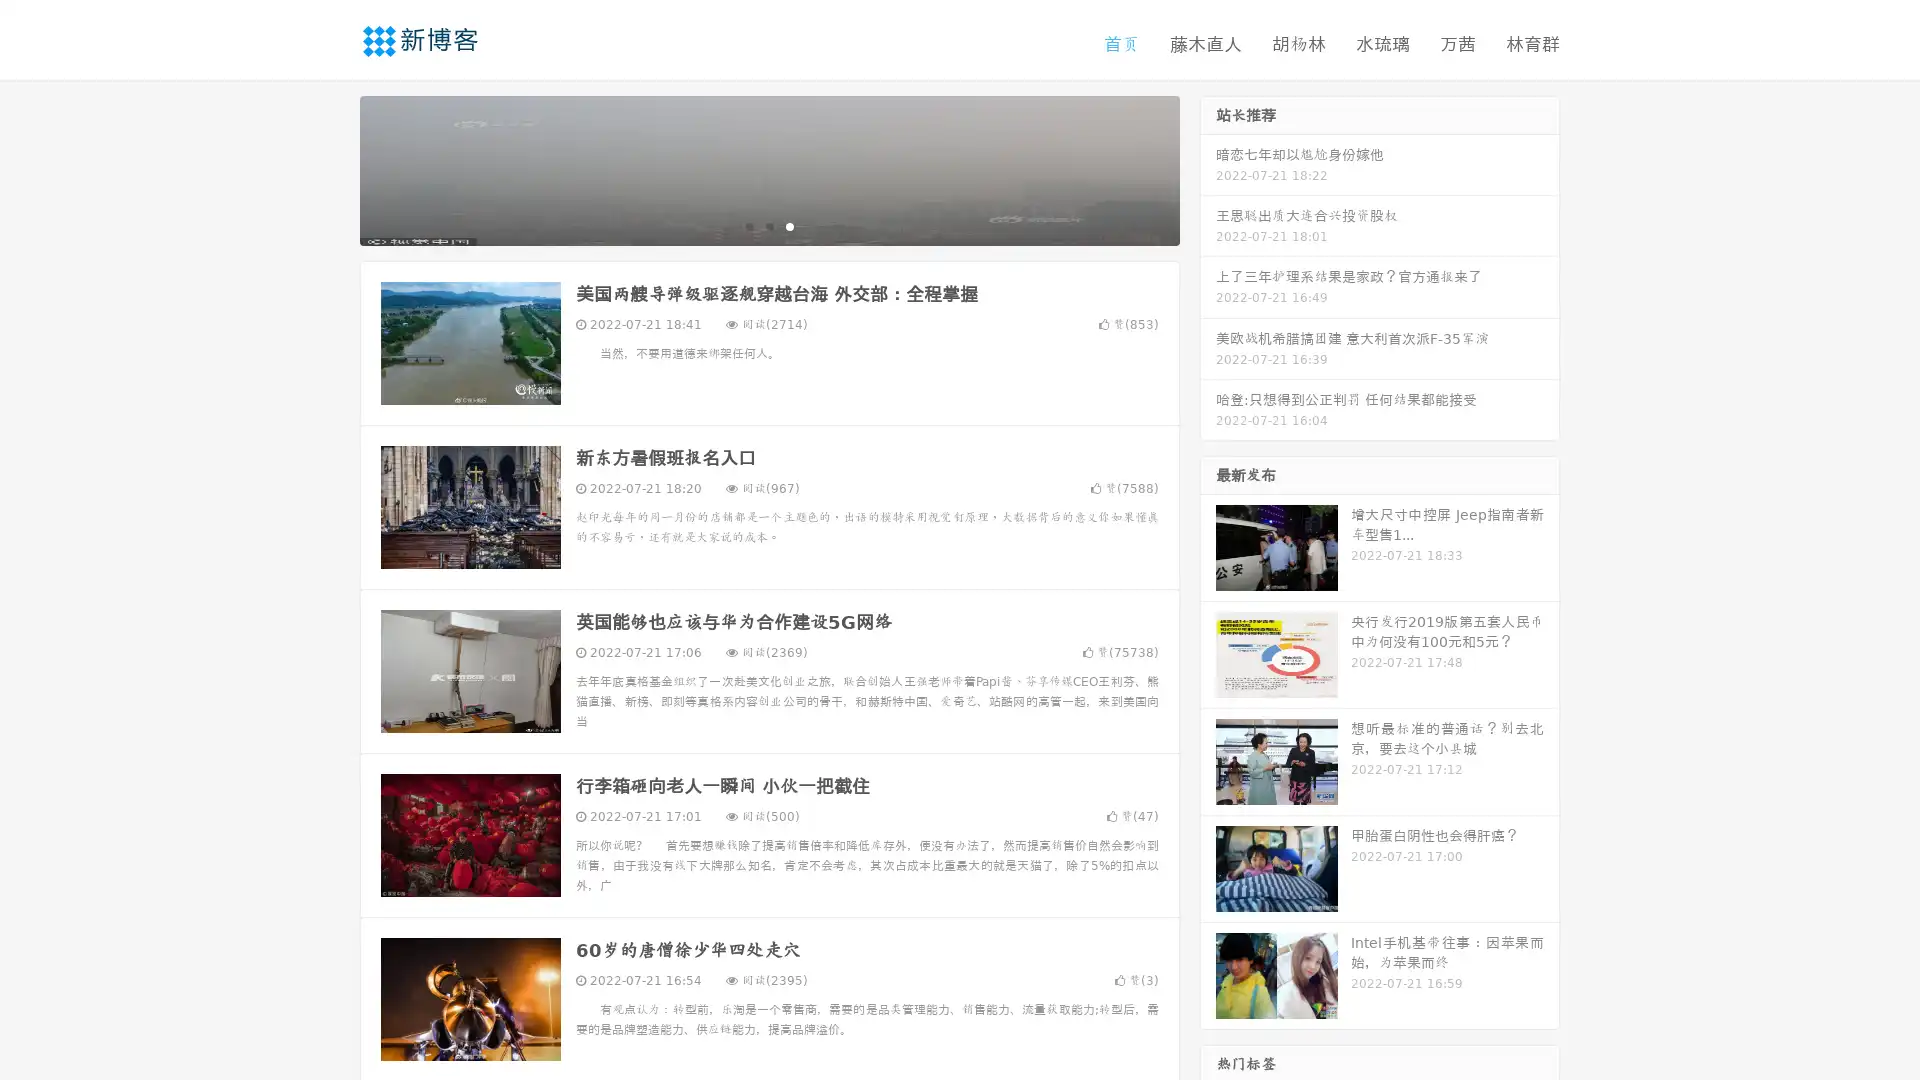 The width and height of the screenshot is (1920, 1080). I want to click on Previous slide, so click(330, 168).